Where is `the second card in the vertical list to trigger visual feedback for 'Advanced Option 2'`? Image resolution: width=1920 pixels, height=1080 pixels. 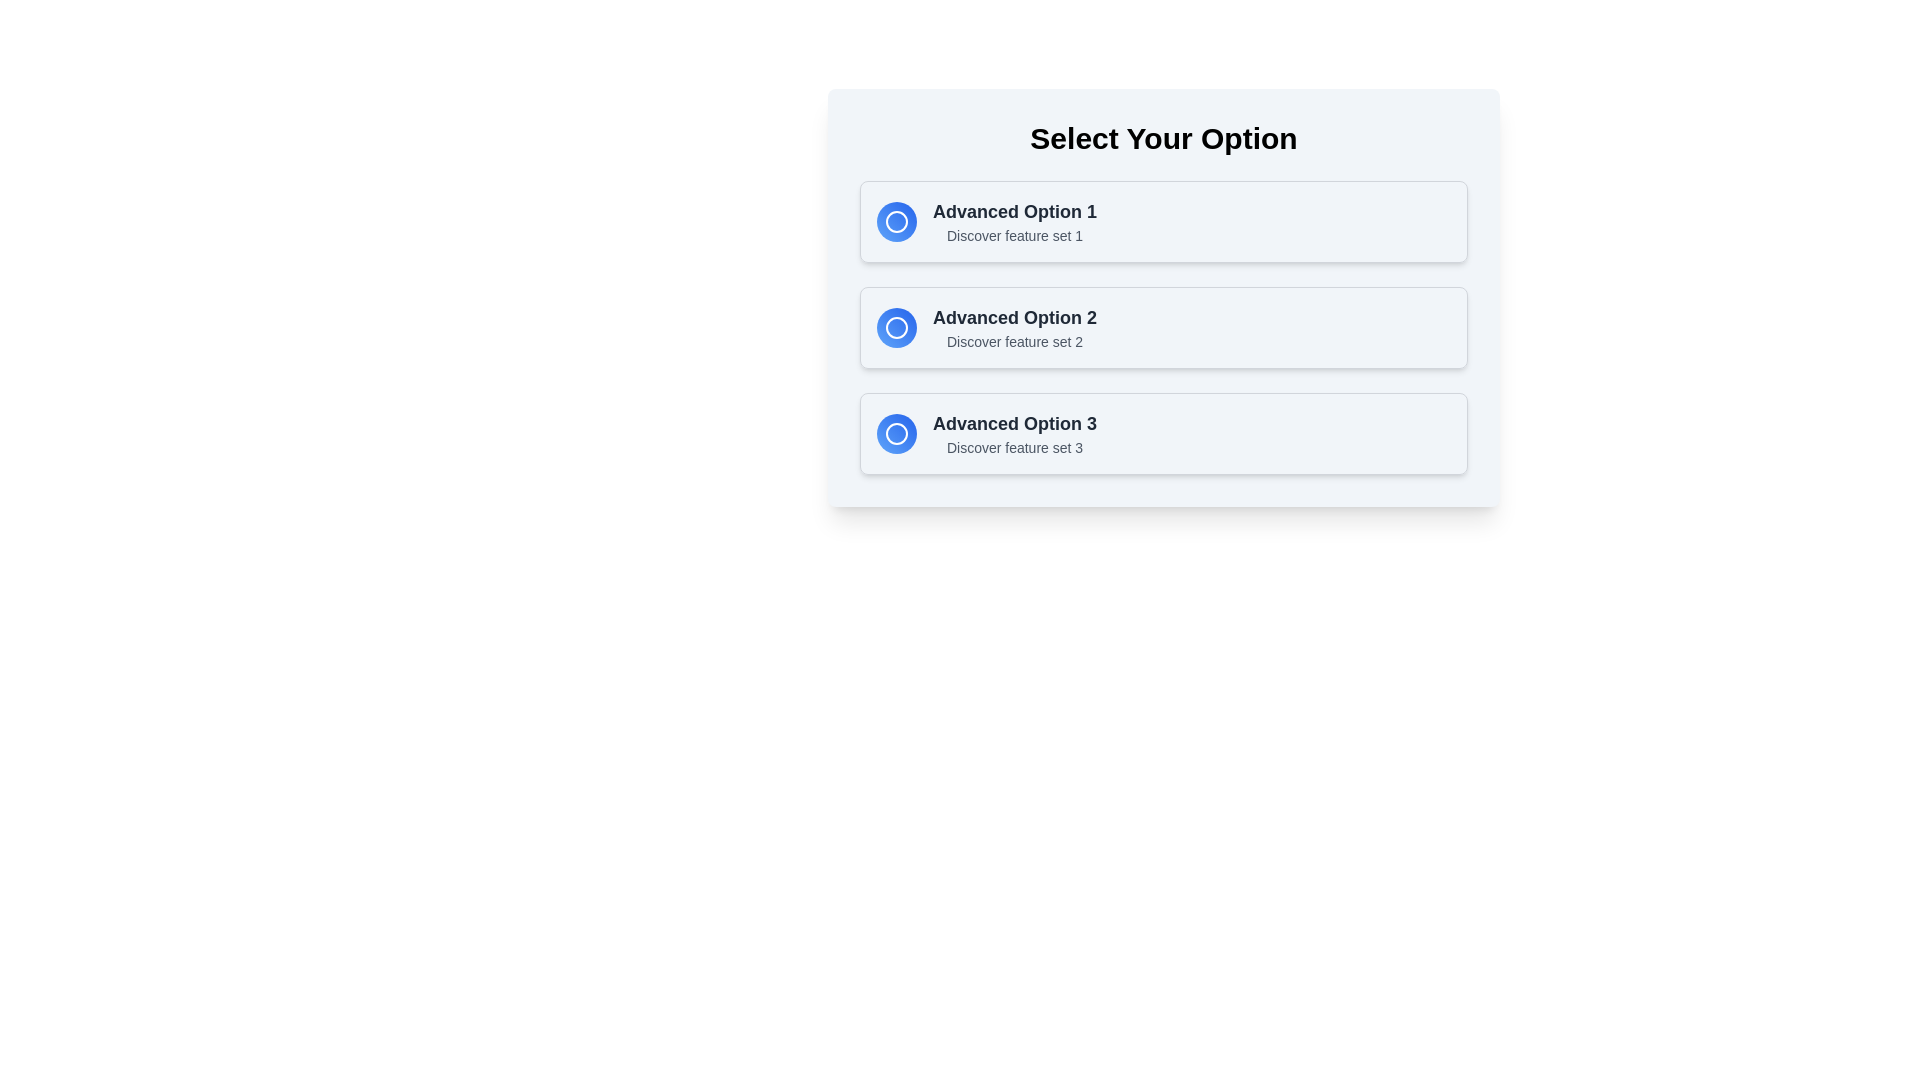 the second card in the vertical list to trigger visual feedback for 'Advanced Option 2' is located at coordinates (1163, 326).